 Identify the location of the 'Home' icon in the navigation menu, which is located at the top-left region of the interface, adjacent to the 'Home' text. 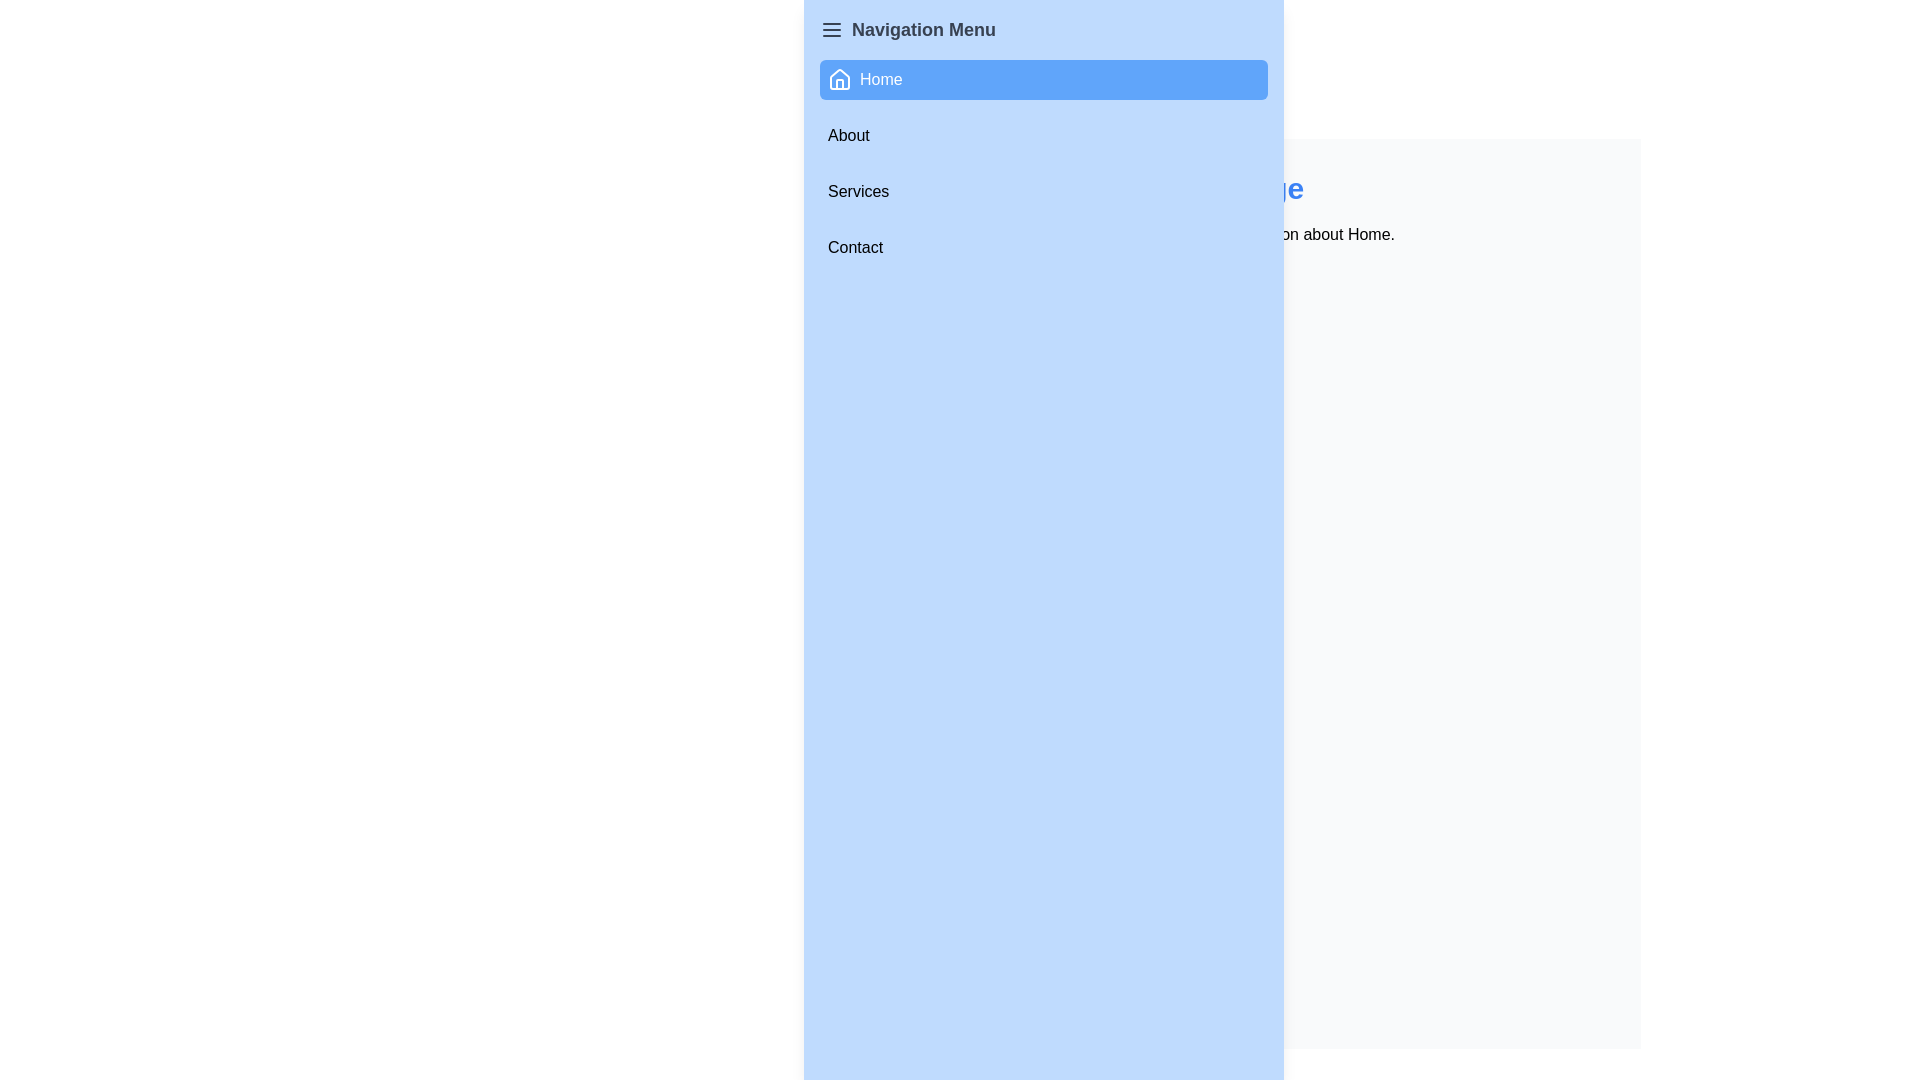
(840, 83).